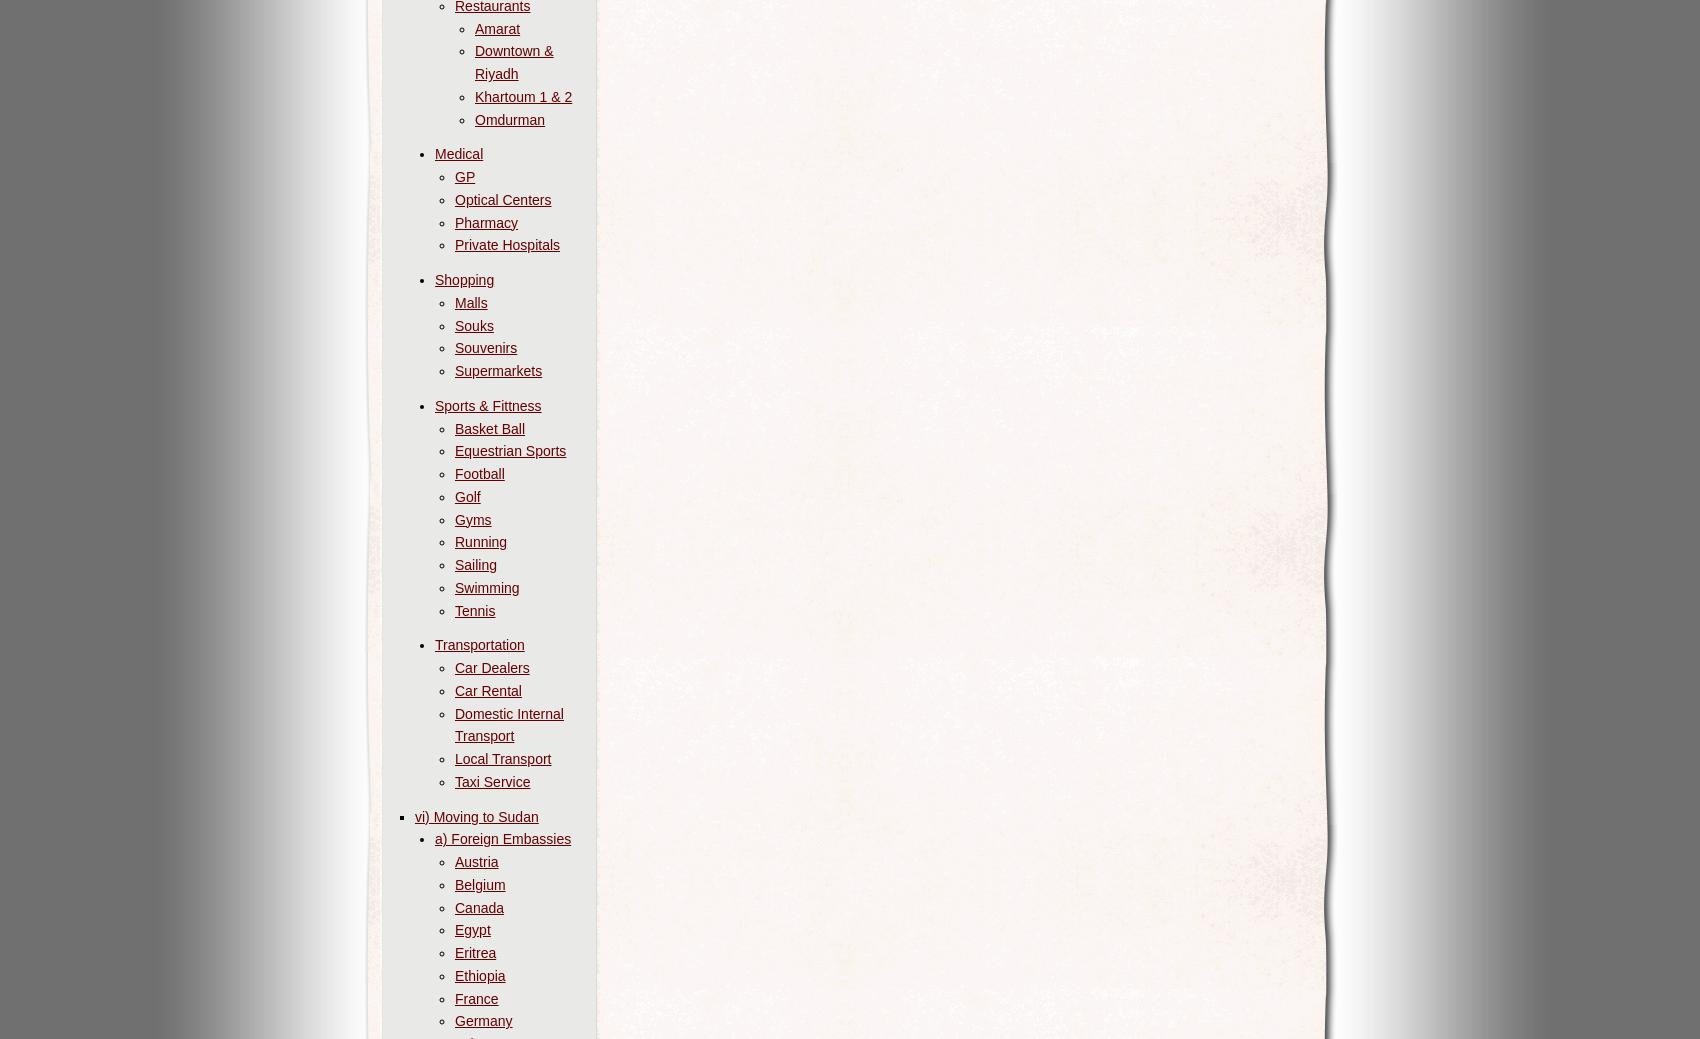  What do you see at coordinates (454, 370) in the screenshot?
I see `'Supermarkets'` at bounding box center [454, 370].